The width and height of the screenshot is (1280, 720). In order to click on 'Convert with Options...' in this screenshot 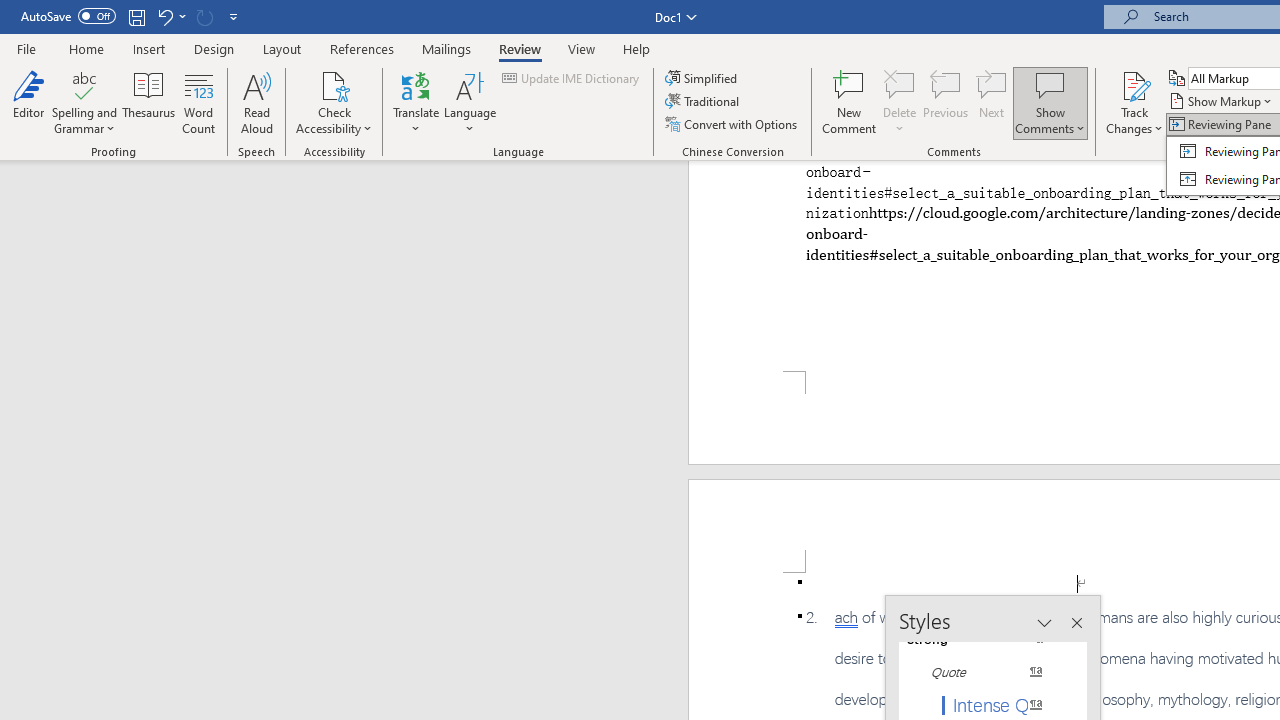, I will do `click(731, 124)`.